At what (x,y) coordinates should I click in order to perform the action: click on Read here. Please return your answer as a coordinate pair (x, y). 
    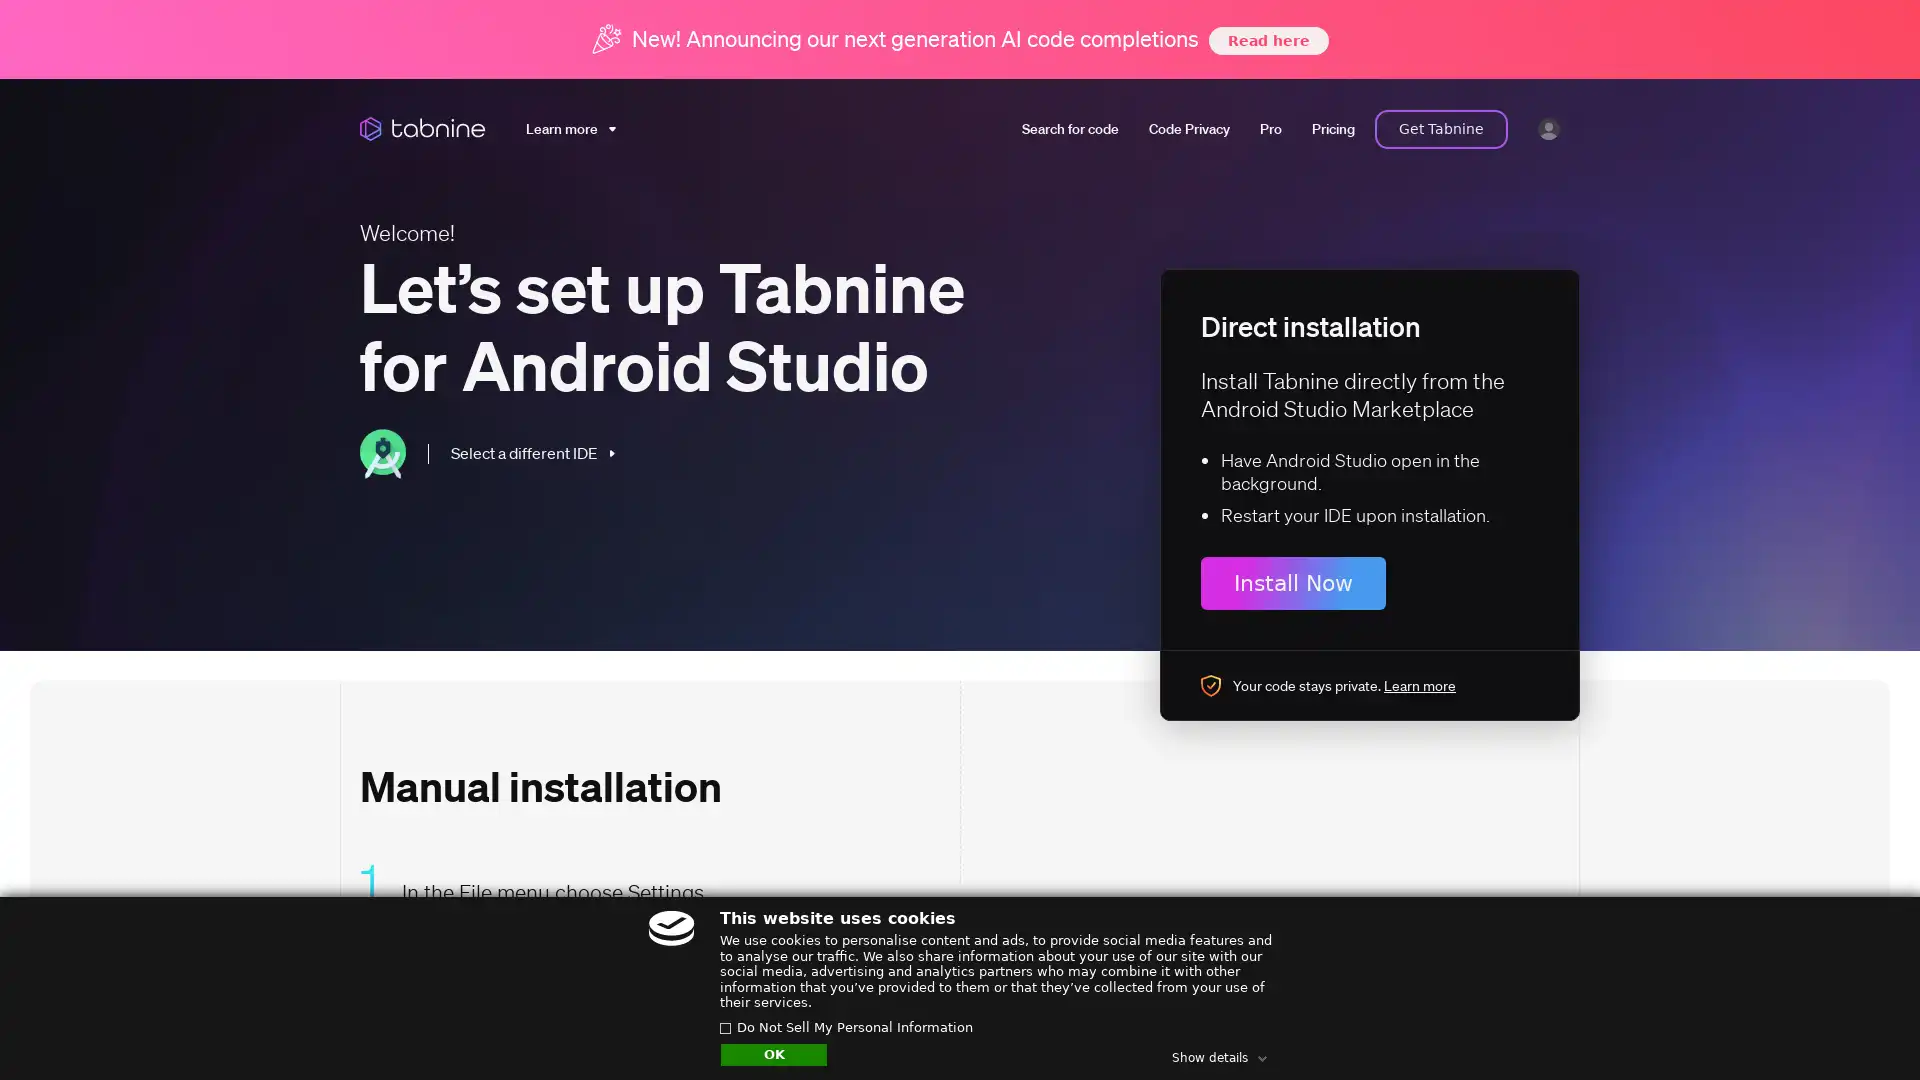
    Looking at the image, I should click on (1266, 39).